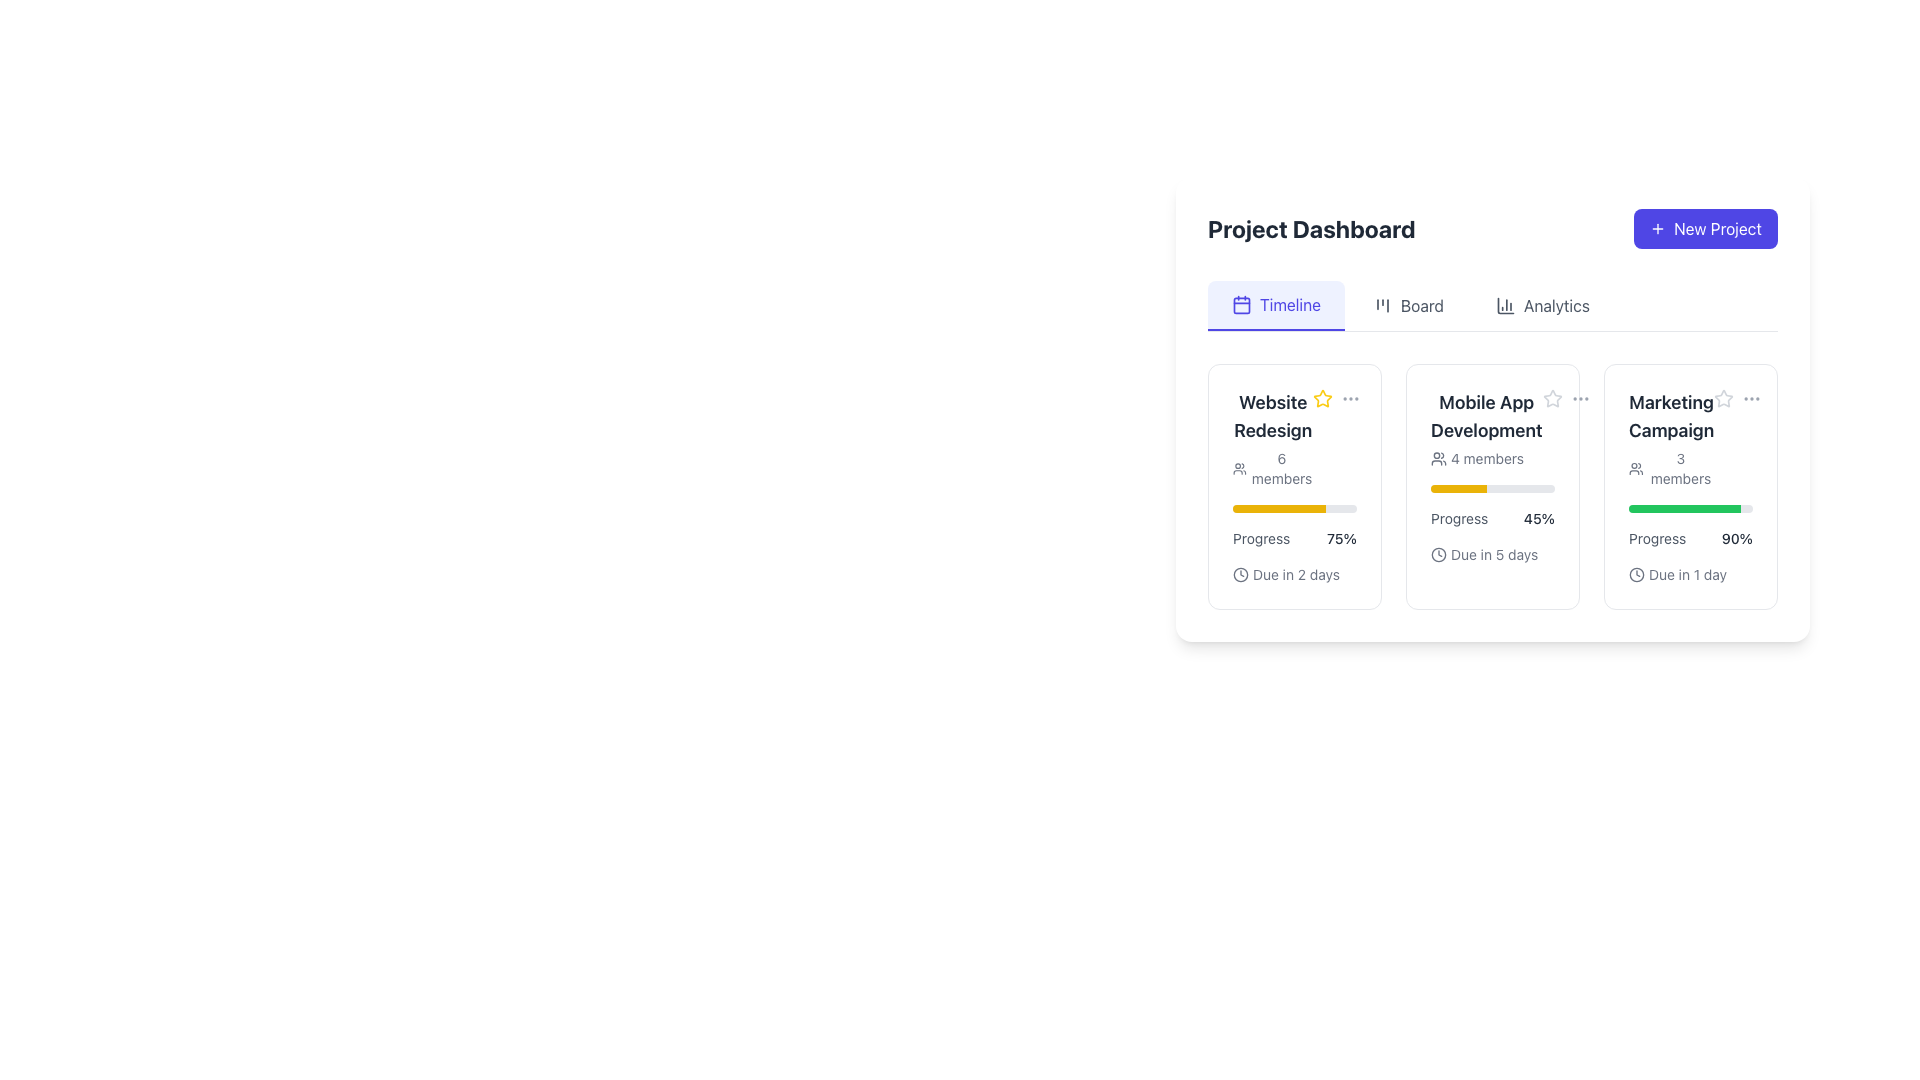 The height and width of the screenshot is (1080, 1920). Describe the element at coordinates (1260, 538) in the screenshot. I see `the 'Progress' text label displayed in gray color, which is part of the 'Website Redesign' section of the dashboard layout` at that location.